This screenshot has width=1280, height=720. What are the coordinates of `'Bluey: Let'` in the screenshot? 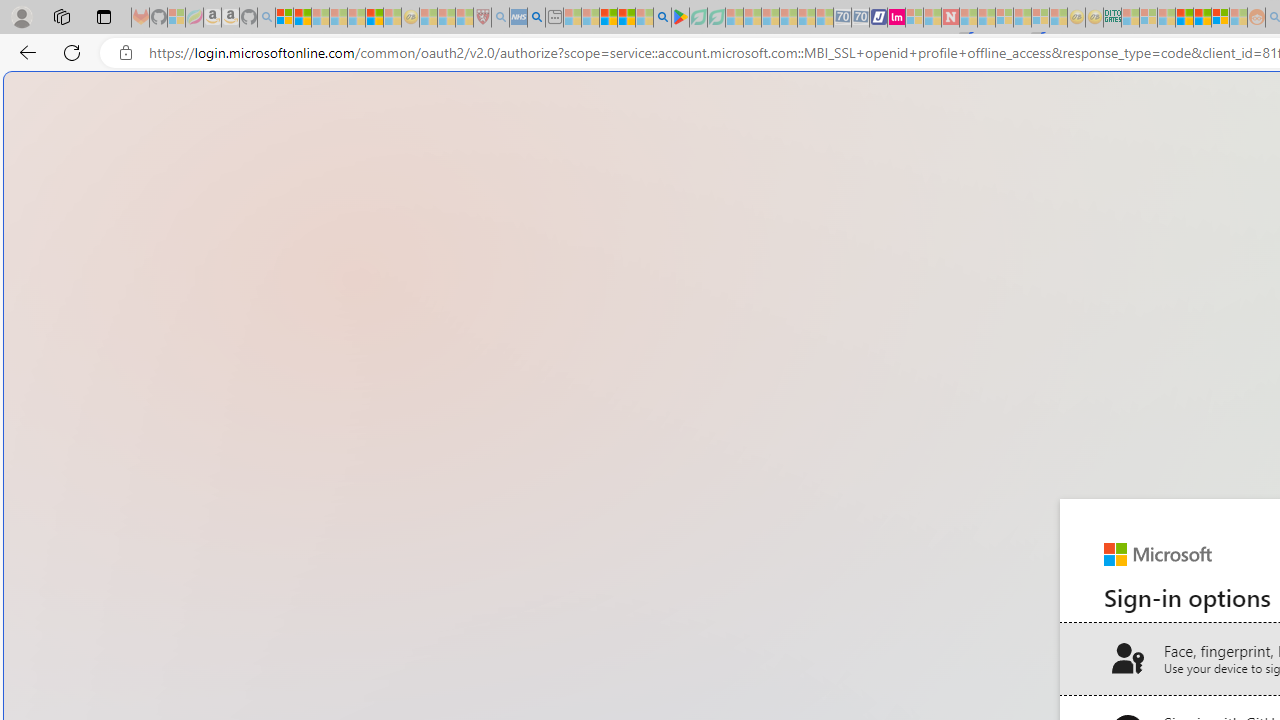 It's located at (680, 17).